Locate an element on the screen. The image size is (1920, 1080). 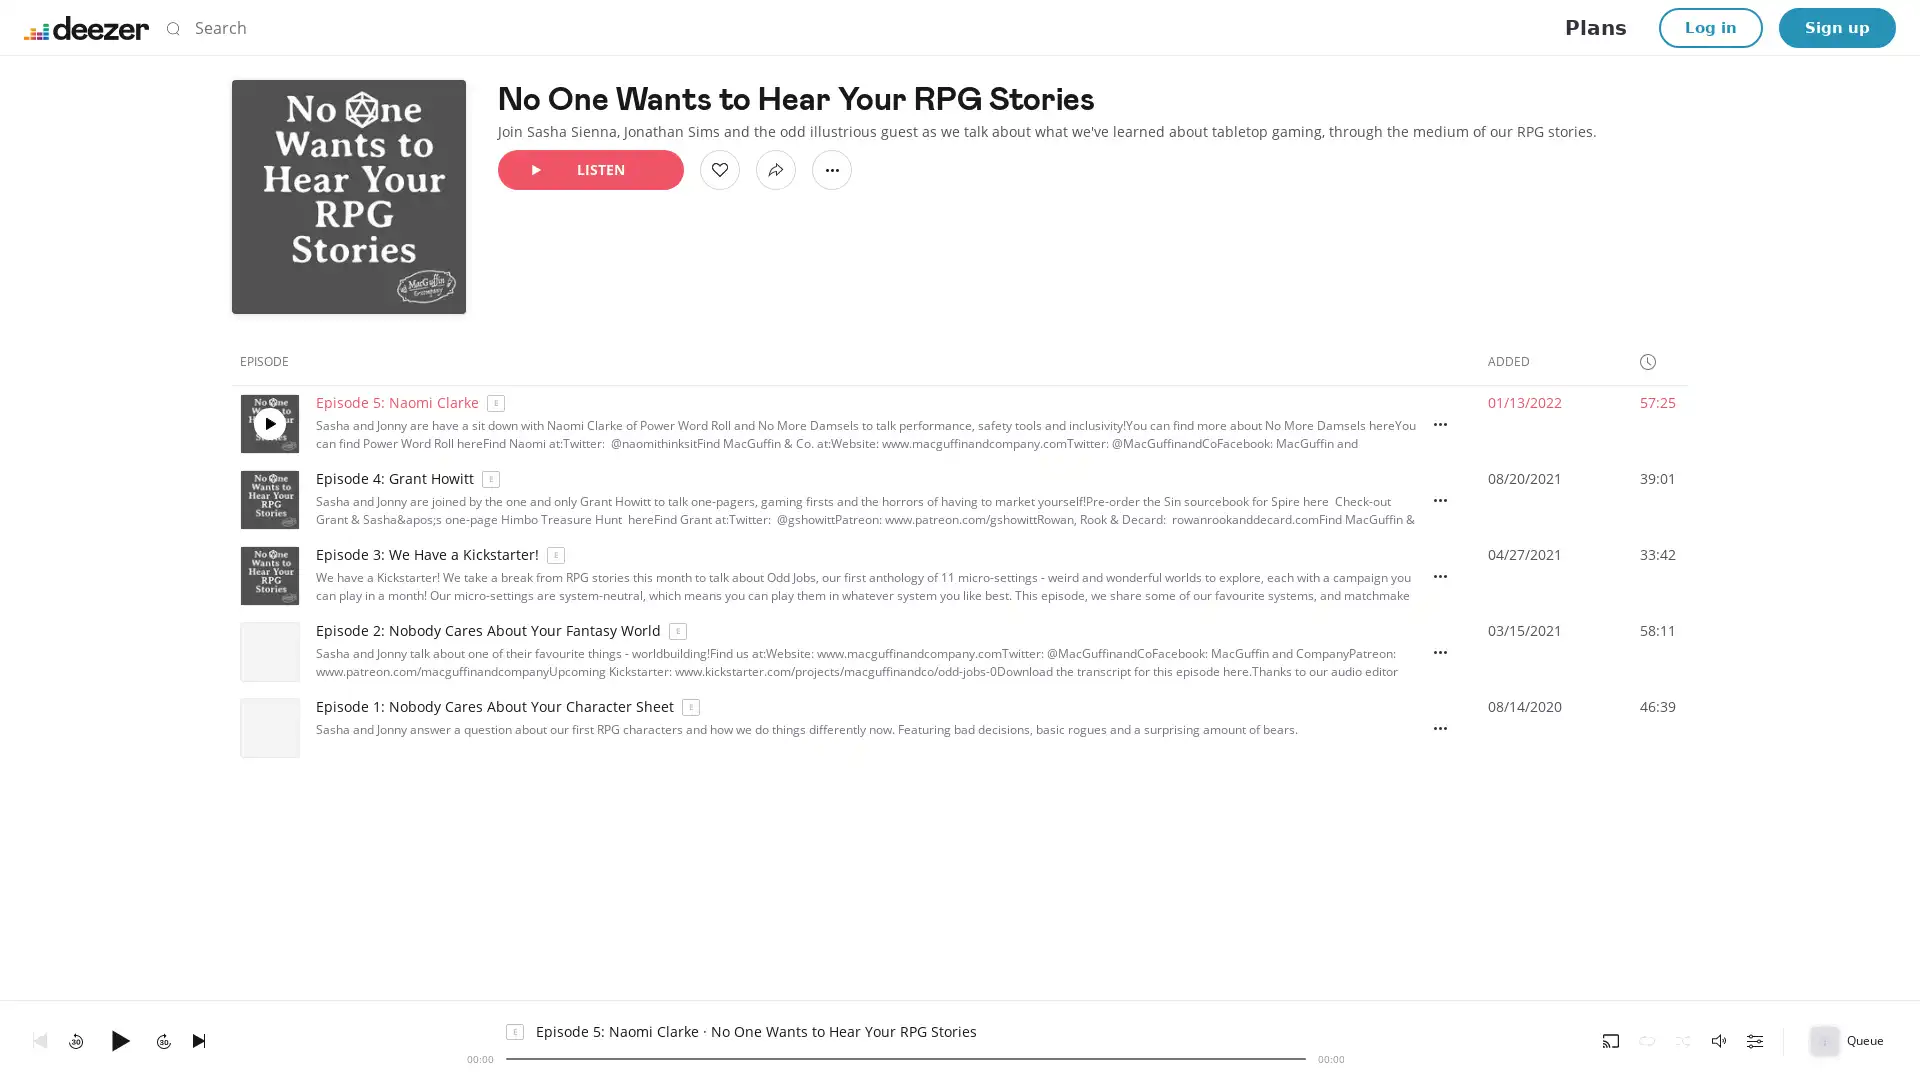
EPISODE is located at coordinates (272, 361).